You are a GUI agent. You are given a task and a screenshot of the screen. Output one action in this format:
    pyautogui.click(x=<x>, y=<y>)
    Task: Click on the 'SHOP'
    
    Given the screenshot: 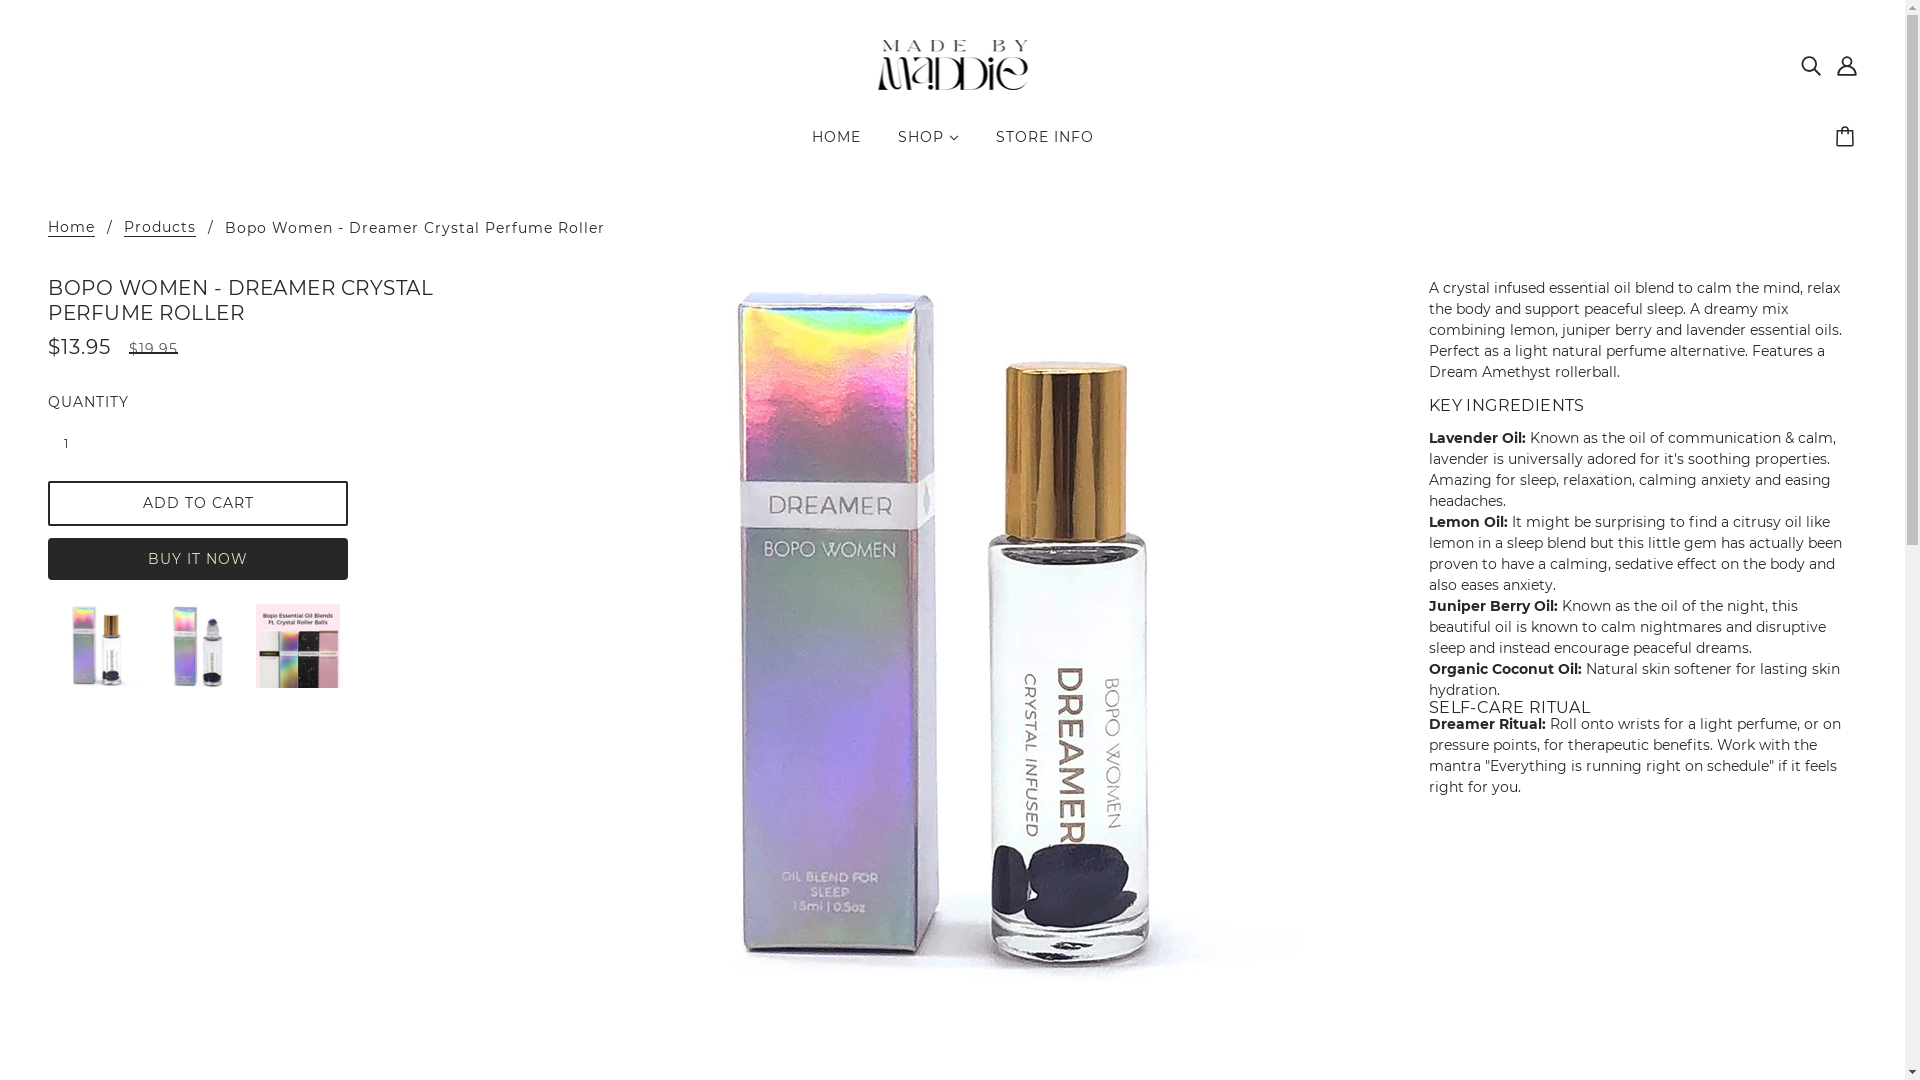 What is the action you would take?
    pyautogui.click(x=927, y=144)
    